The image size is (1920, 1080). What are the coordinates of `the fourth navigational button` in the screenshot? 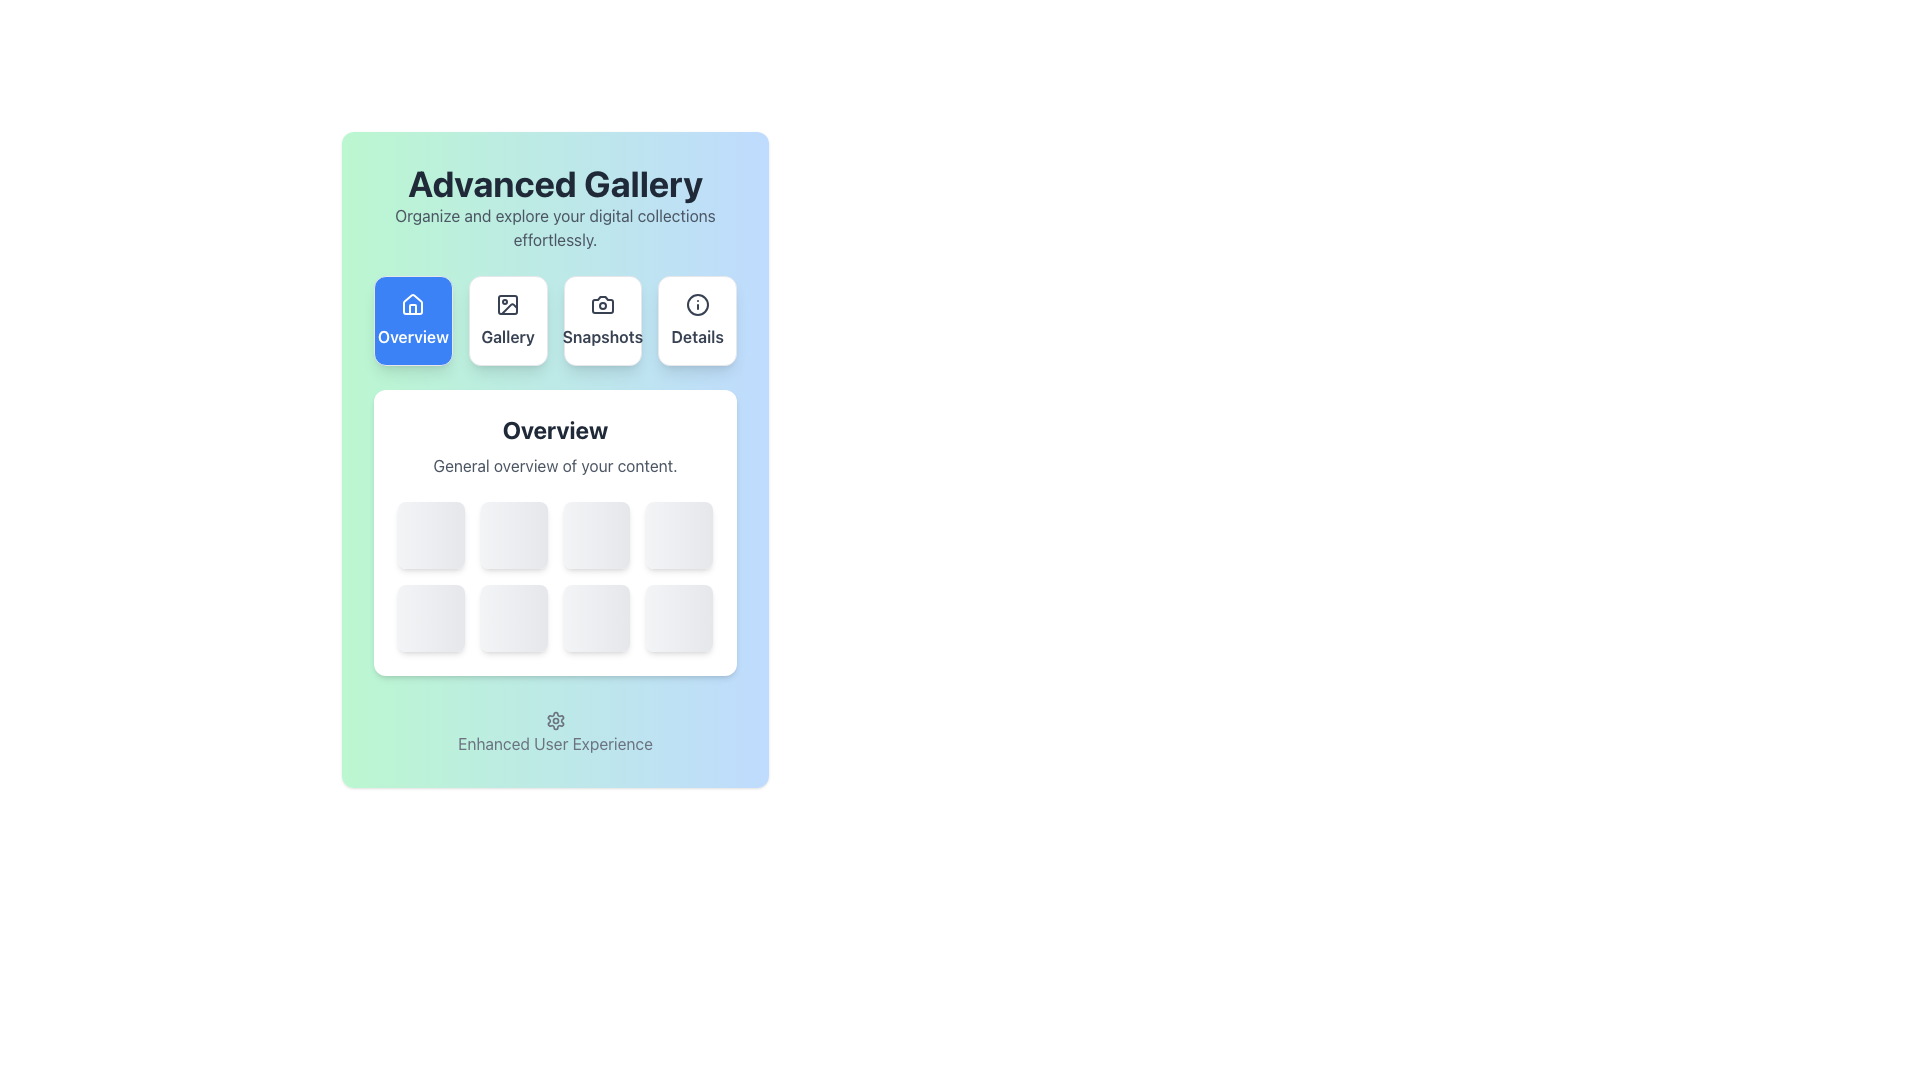 It's located at (697, 319).